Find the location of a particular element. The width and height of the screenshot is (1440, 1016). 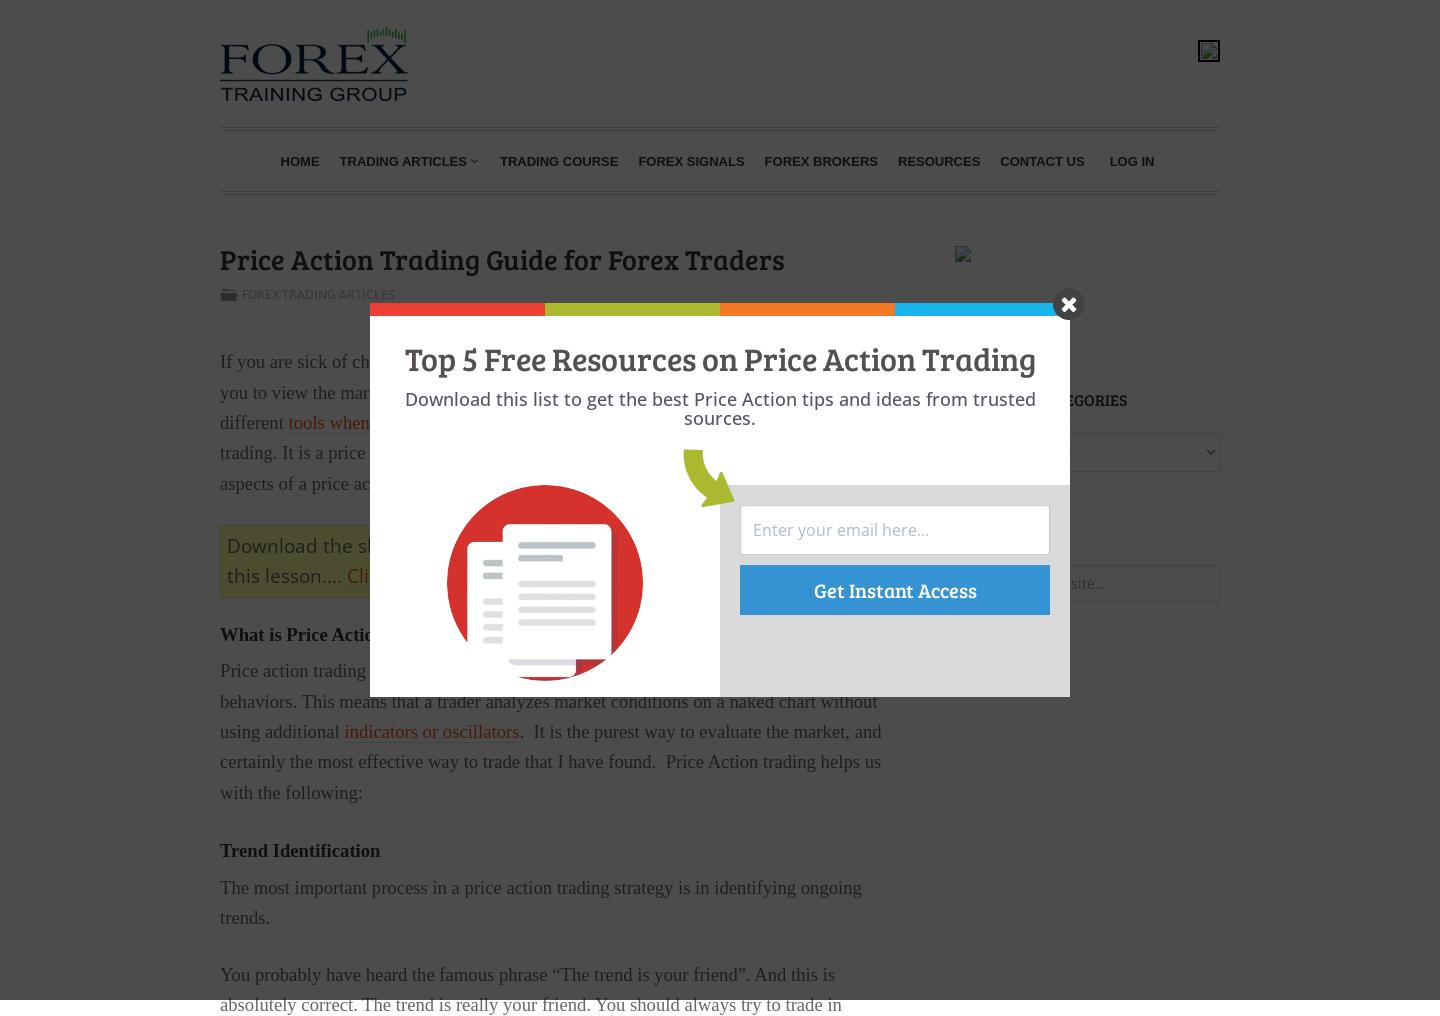

'Get Instant Access' is located at coordinates (893, 588).